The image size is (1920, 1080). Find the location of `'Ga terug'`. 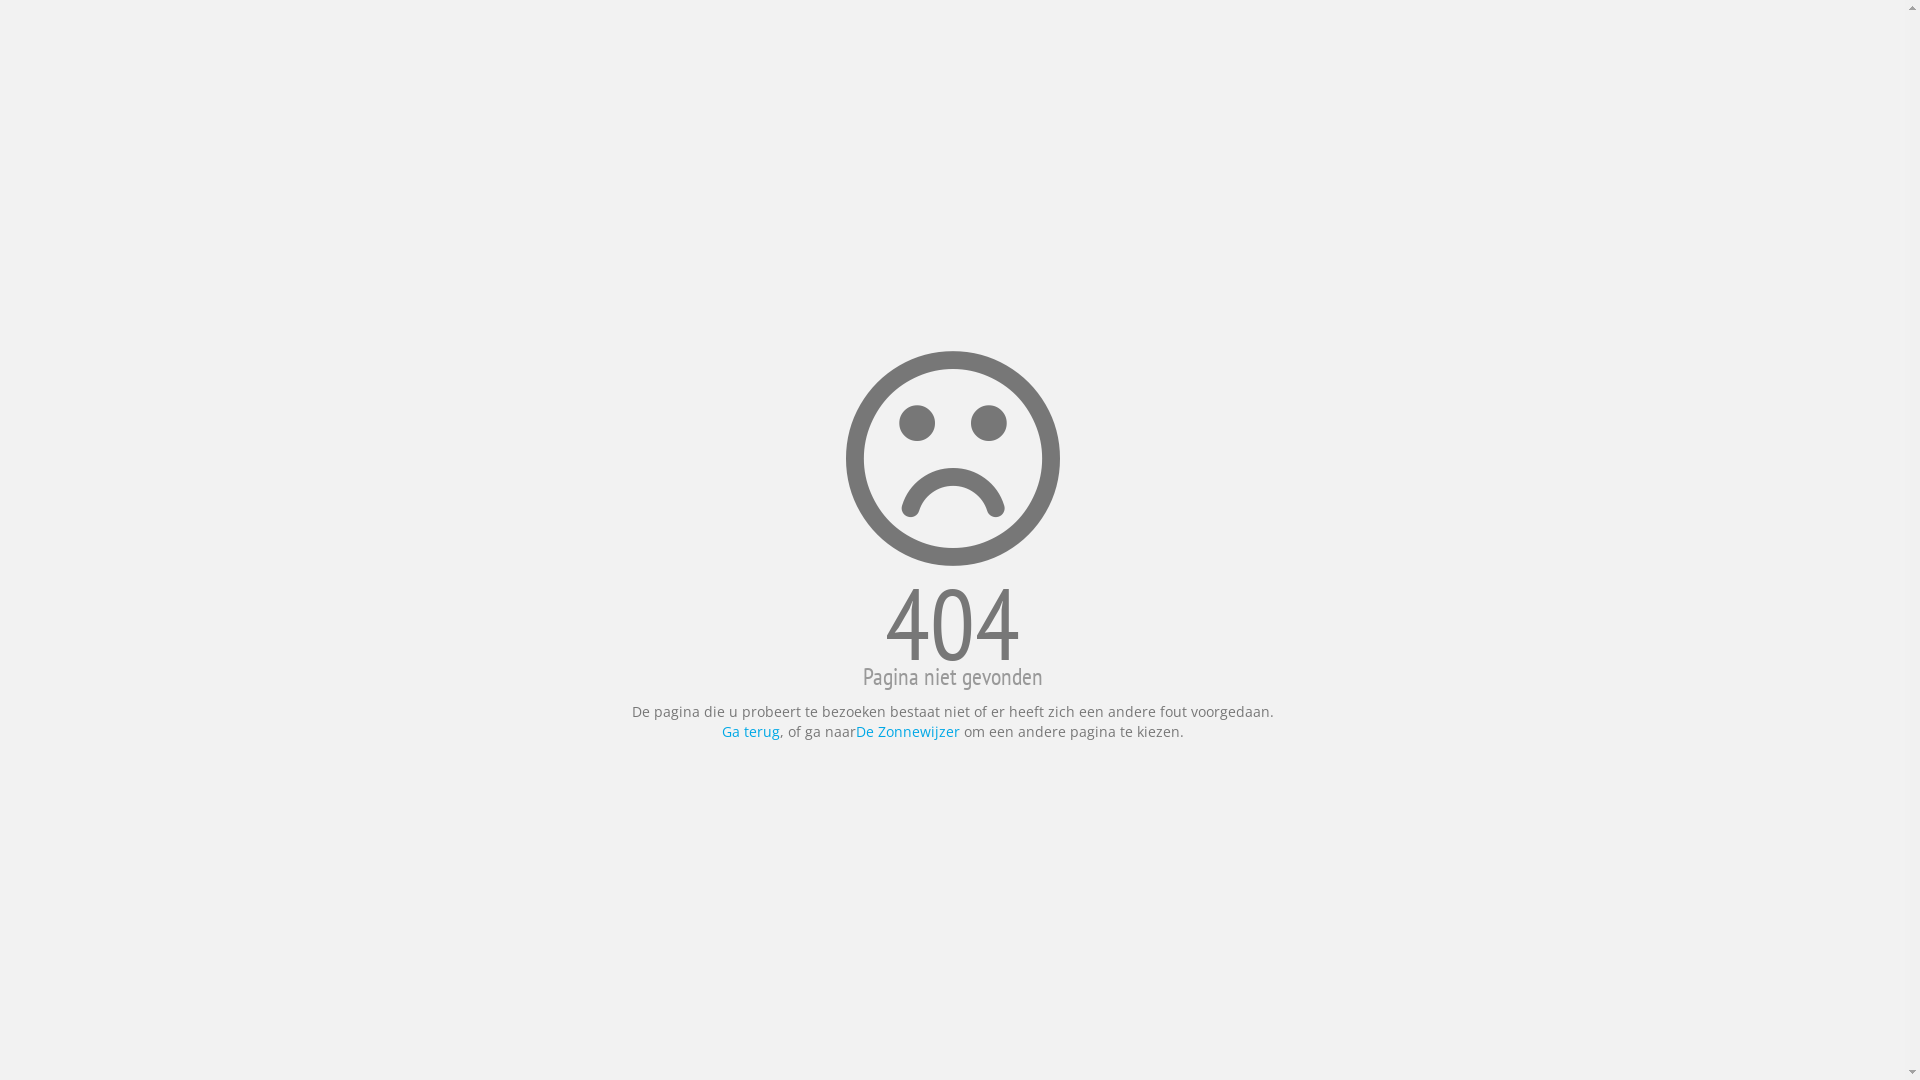

'Ga terug' is located at coordinates (749, 731).